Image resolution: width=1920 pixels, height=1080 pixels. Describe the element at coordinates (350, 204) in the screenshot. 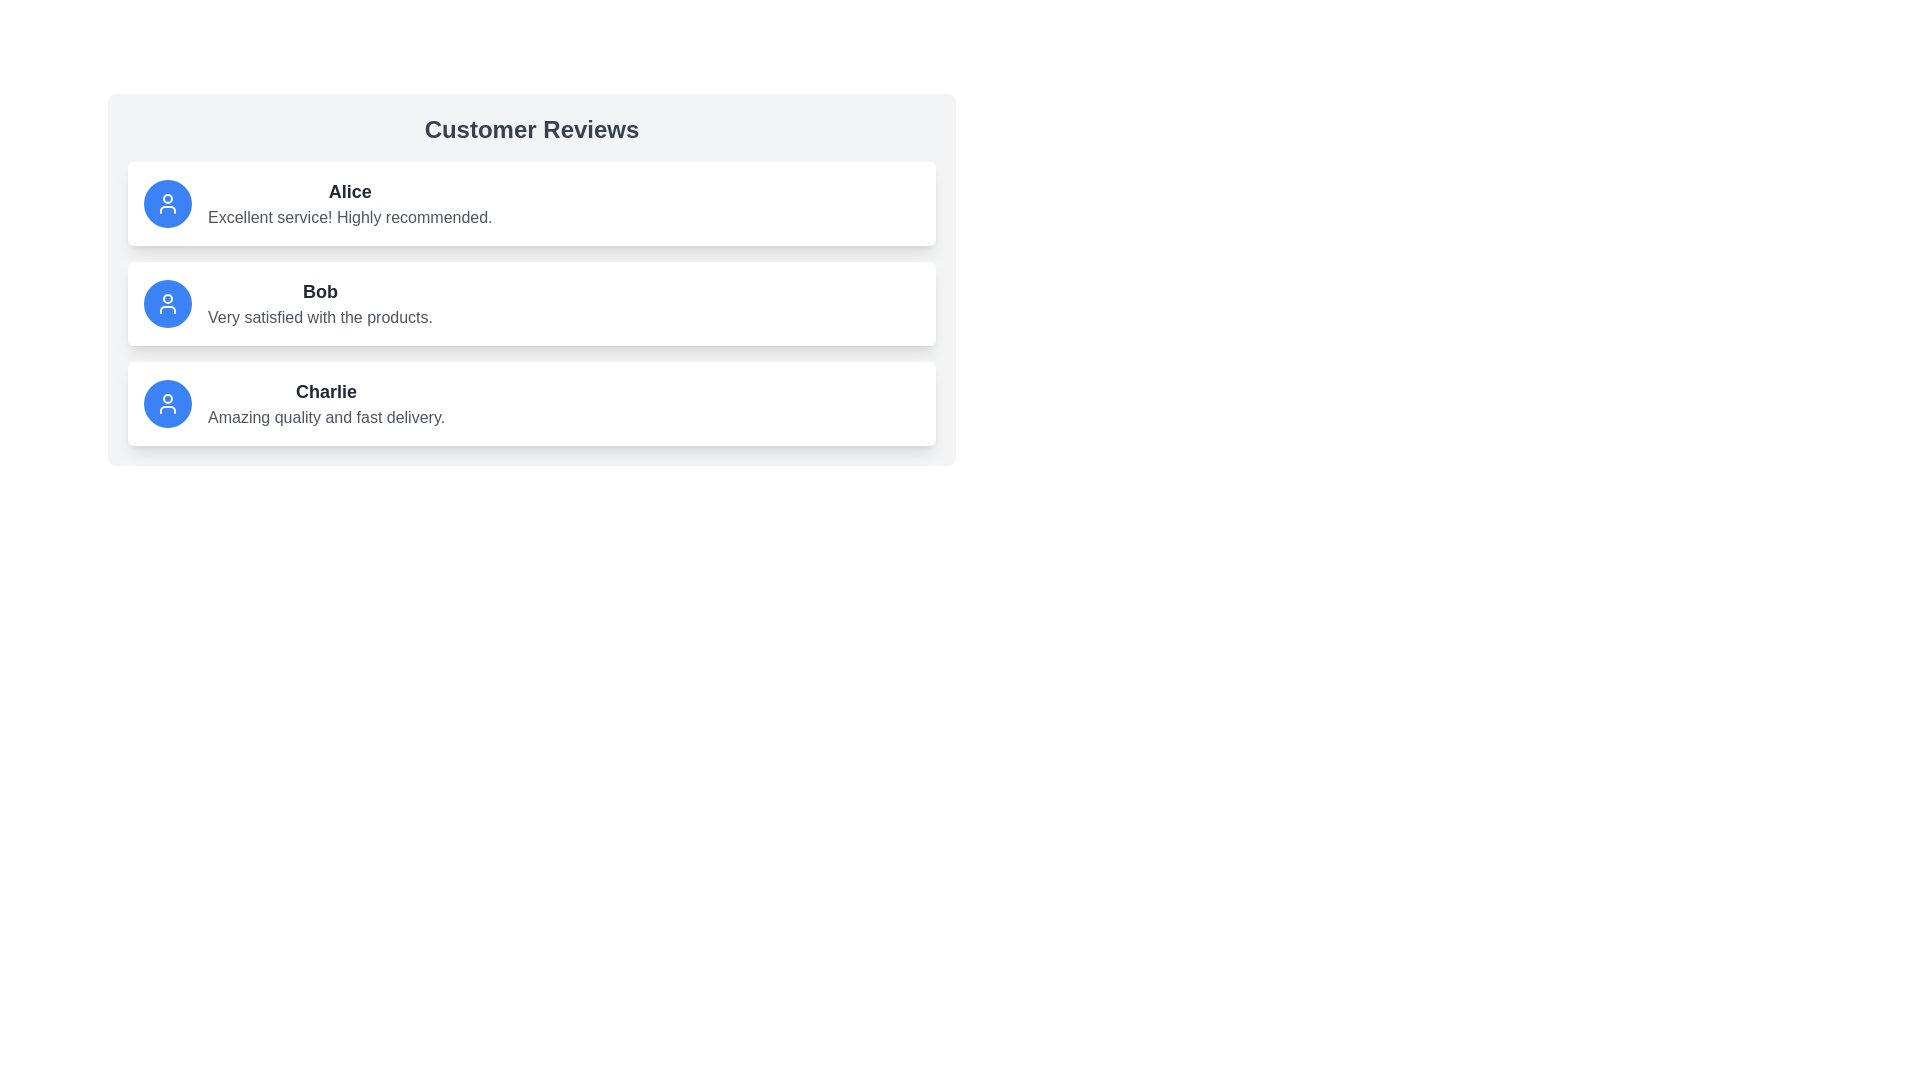

I see `the user testimonial text block that displays the user's name and review comment, which is the first listing in a vertical stack of review cards` at that location.